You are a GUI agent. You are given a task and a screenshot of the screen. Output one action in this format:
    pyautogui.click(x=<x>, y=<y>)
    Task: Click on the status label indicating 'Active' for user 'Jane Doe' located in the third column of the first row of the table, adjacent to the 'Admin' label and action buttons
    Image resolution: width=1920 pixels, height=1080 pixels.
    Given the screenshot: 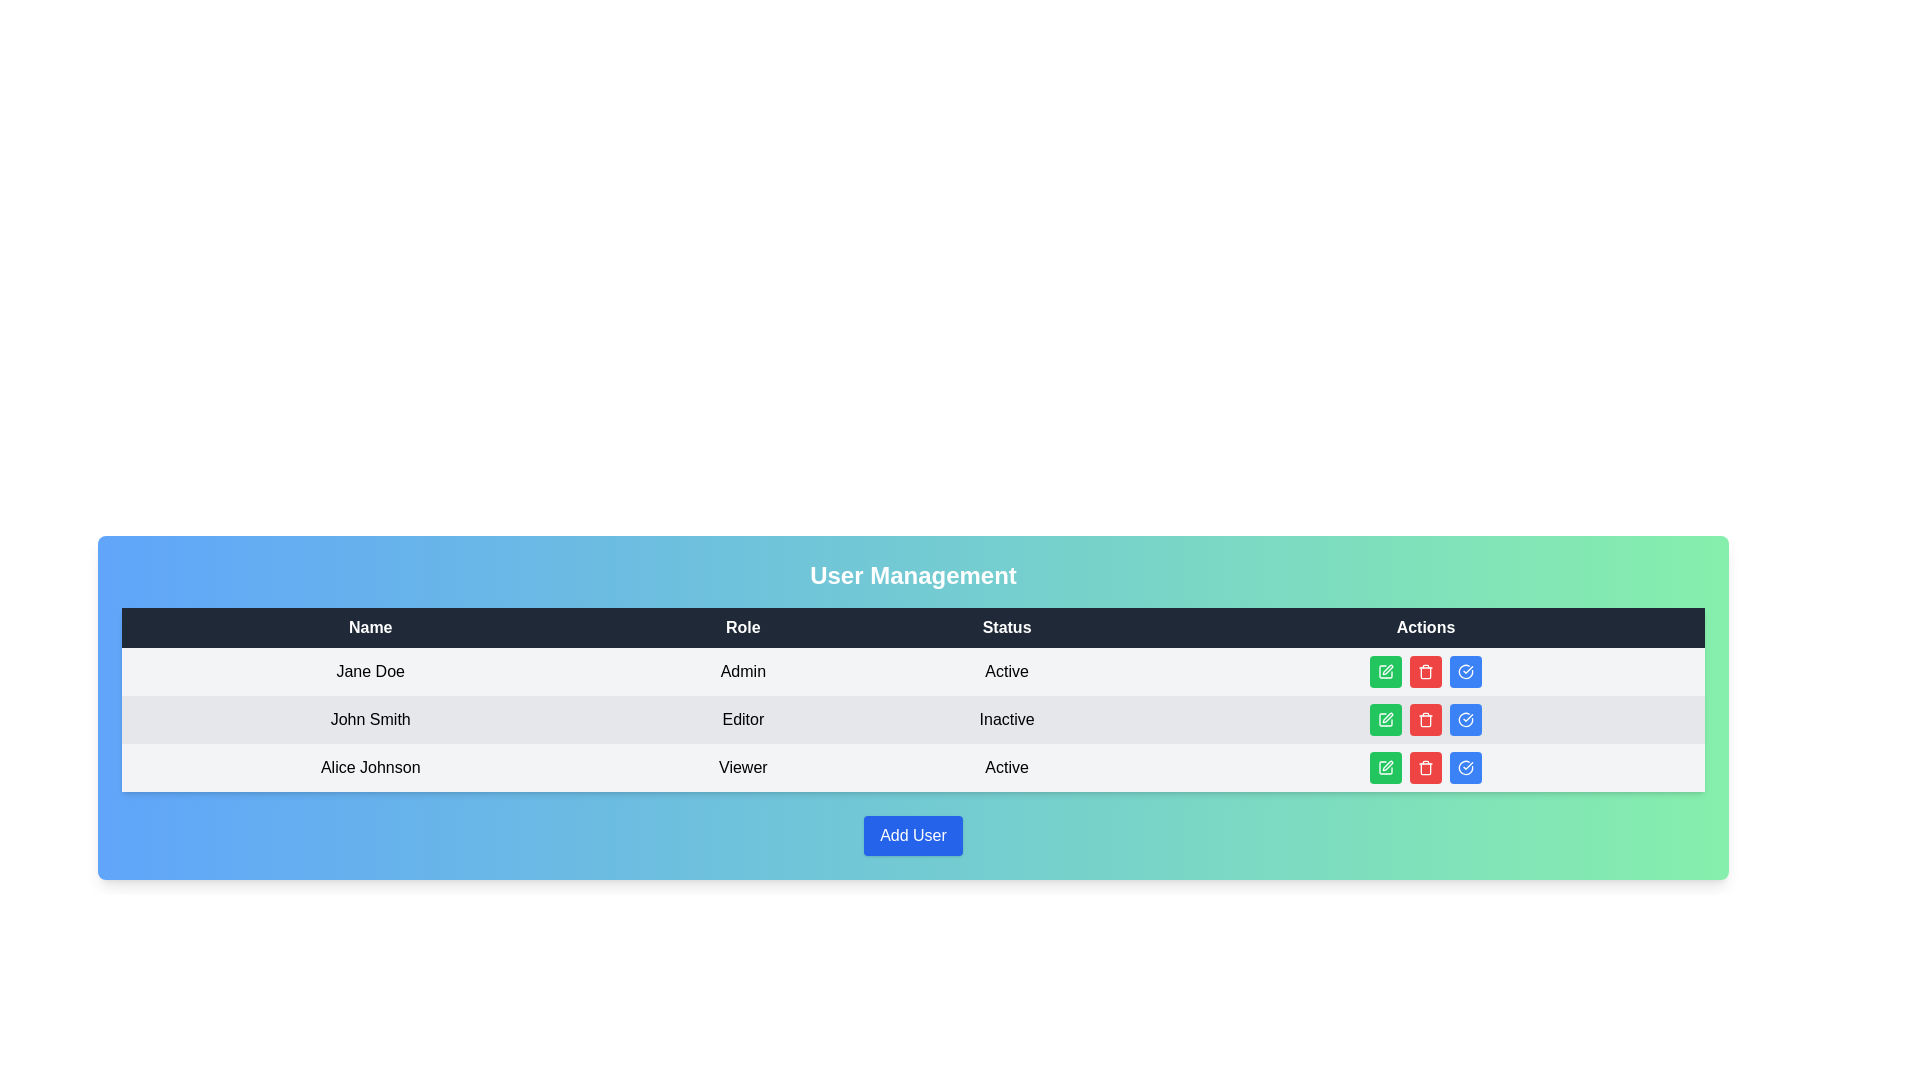 What is the action you would take?
    pyautogui.click(x=1007, y=671)
    